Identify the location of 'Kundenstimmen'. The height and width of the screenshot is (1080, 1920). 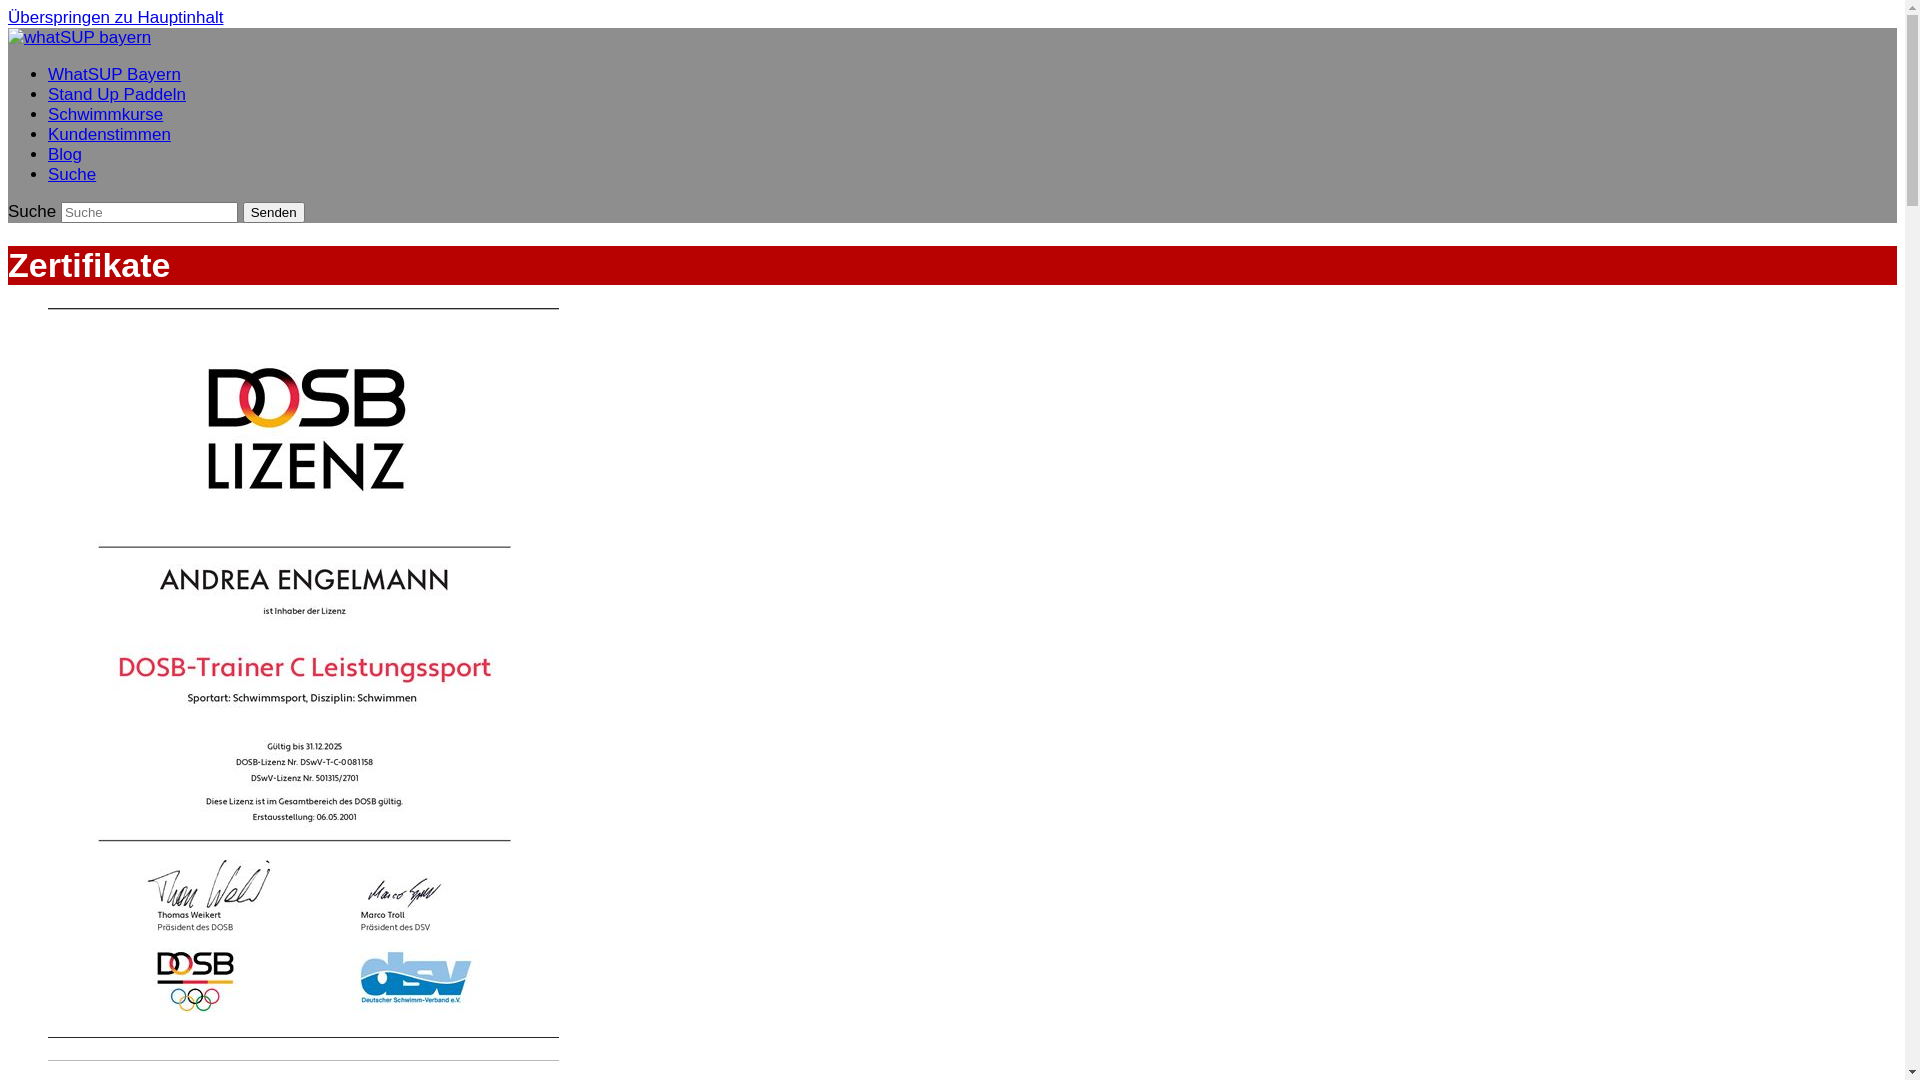
(108, 134).